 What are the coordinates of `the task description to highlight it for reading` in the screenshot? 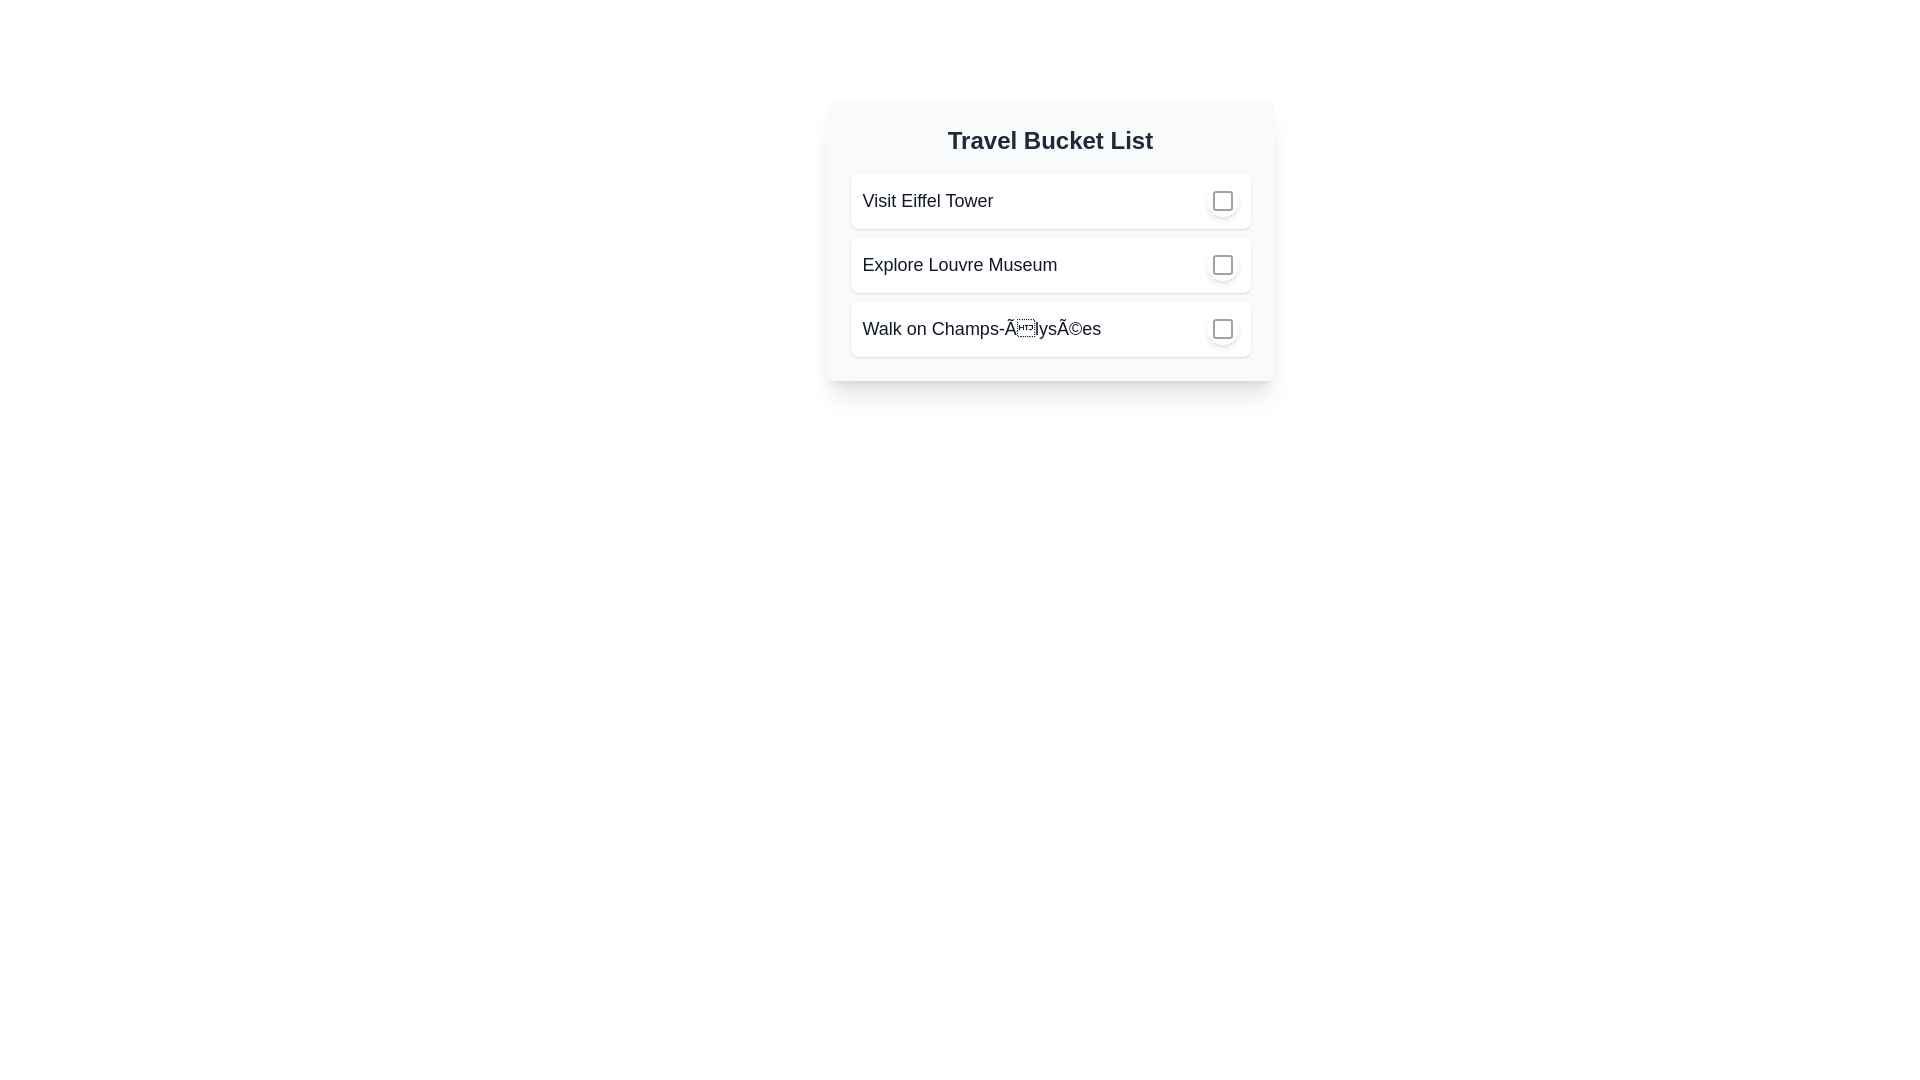 It's located at (926, 200).